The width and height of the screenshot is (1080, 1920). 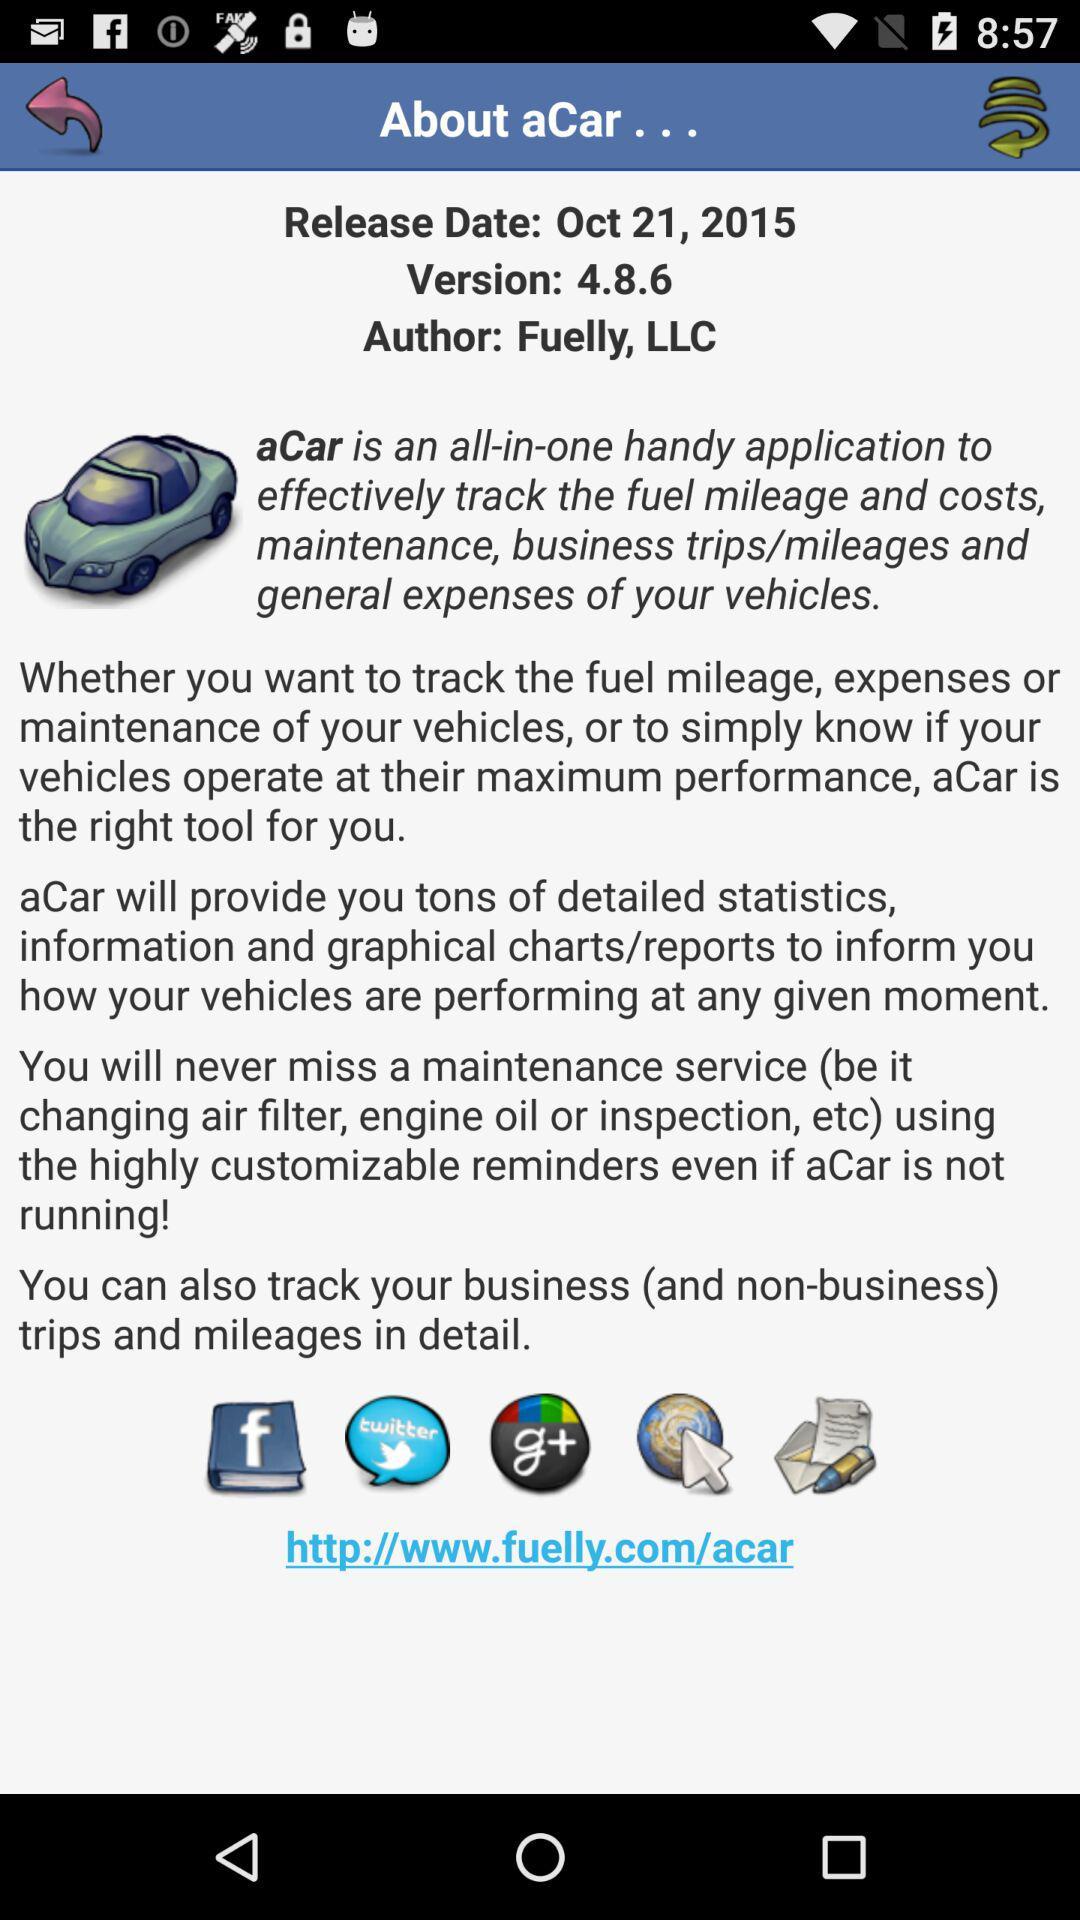 I want to click on item below you can also app, so click(x=397, y=1445).